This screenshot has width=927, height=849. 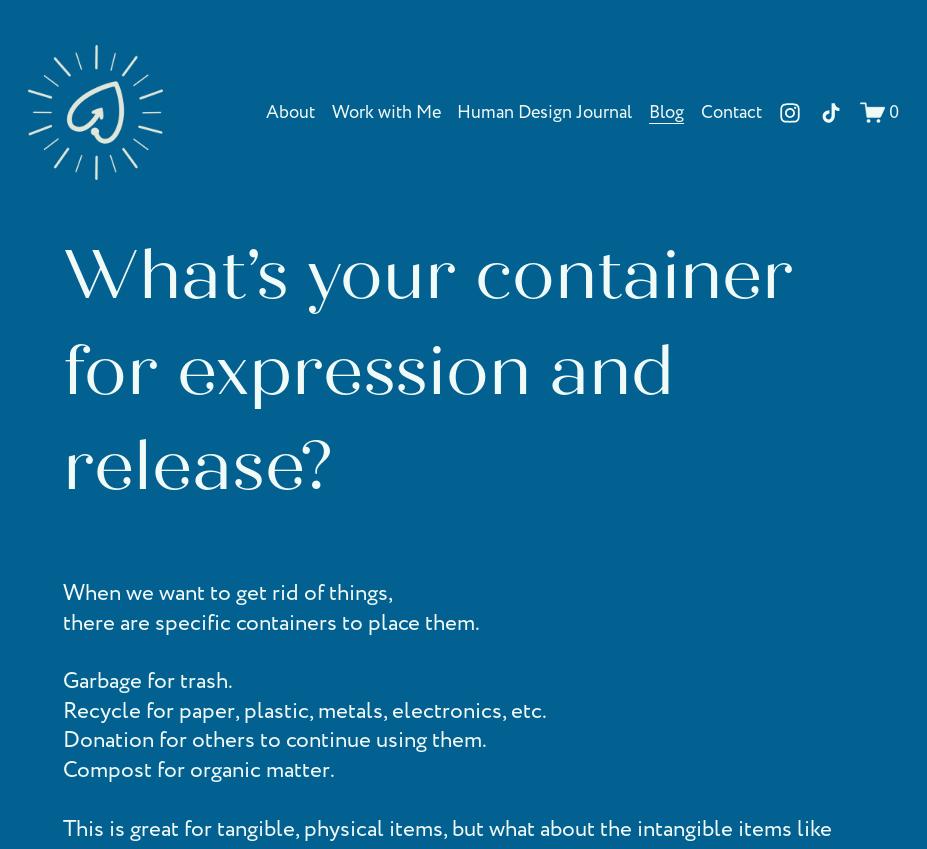 I want to click on '0', so click(x=893, y=111).